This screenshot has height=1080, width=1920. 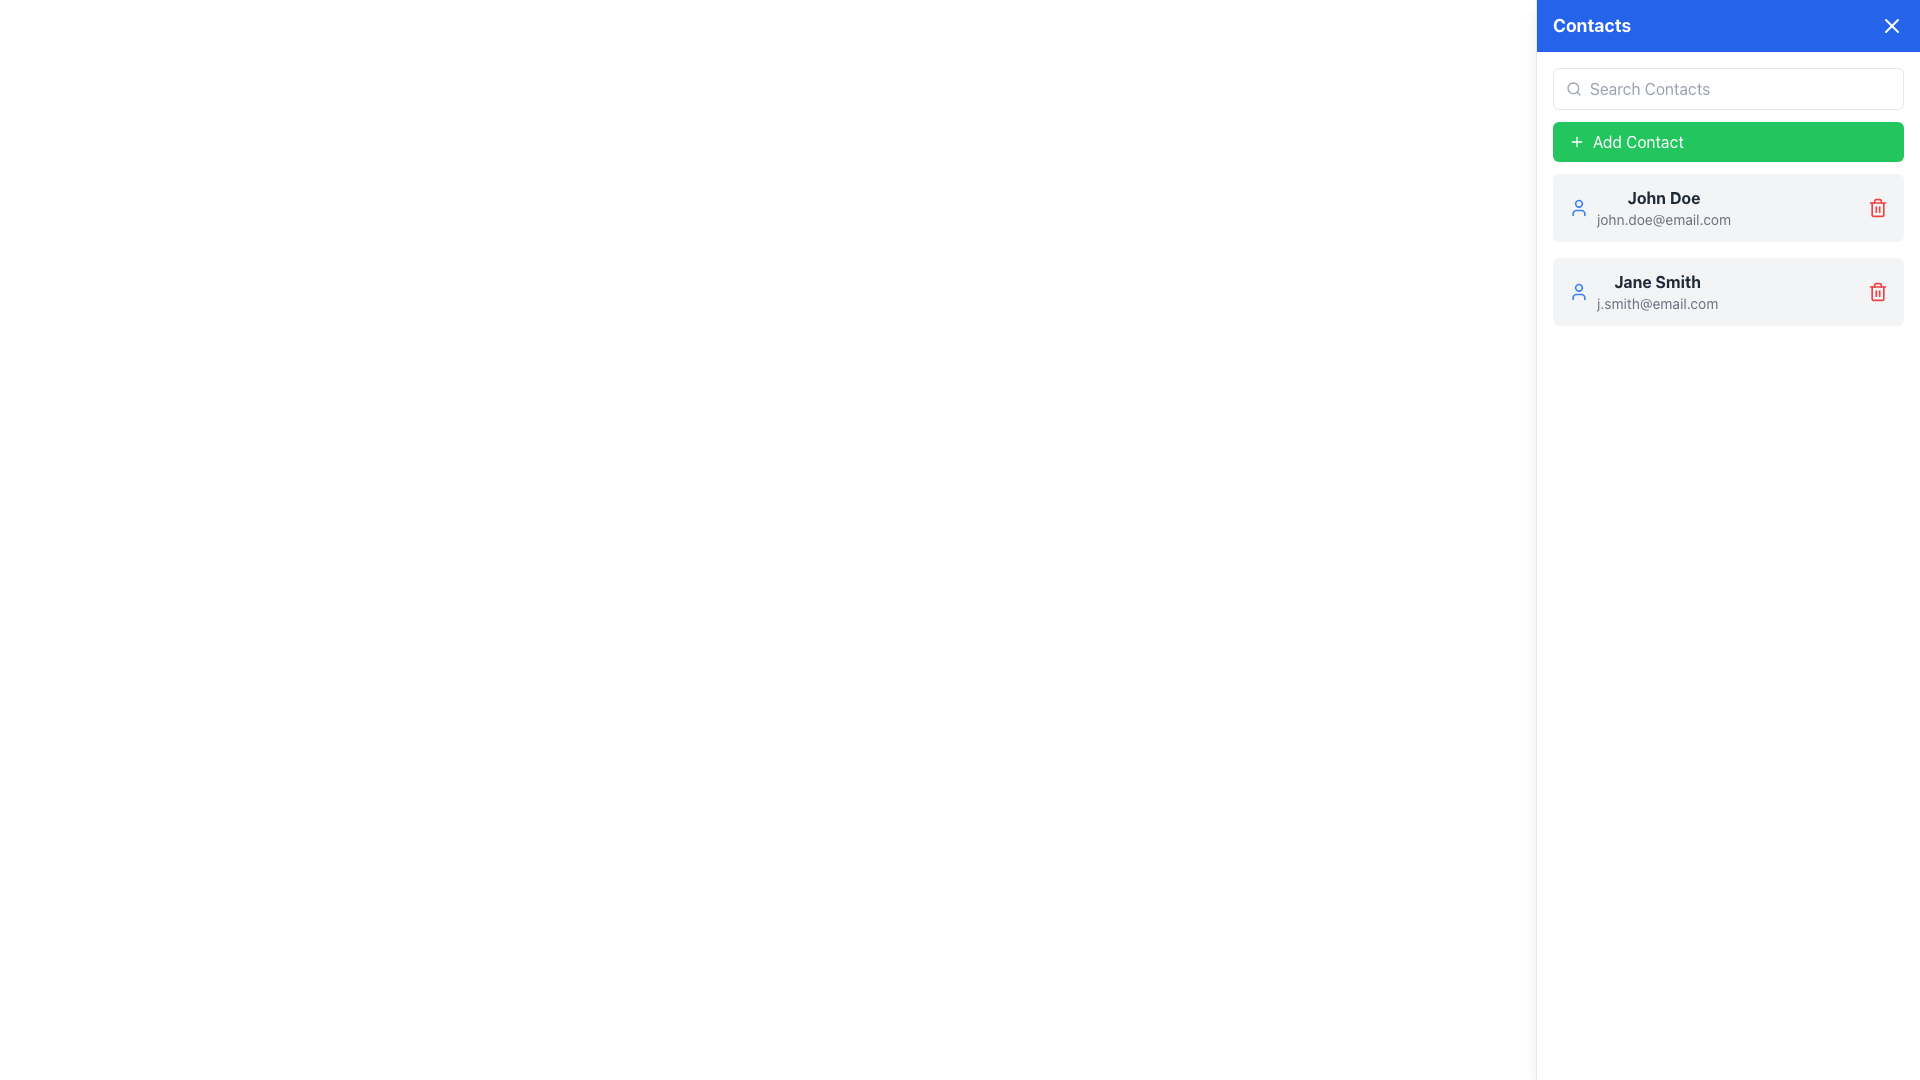 I want to click on displayed information from the static text containing 'Jane Smith' and 'j.smith@email.com' in the second contact card, so click(x=1657, y=292).